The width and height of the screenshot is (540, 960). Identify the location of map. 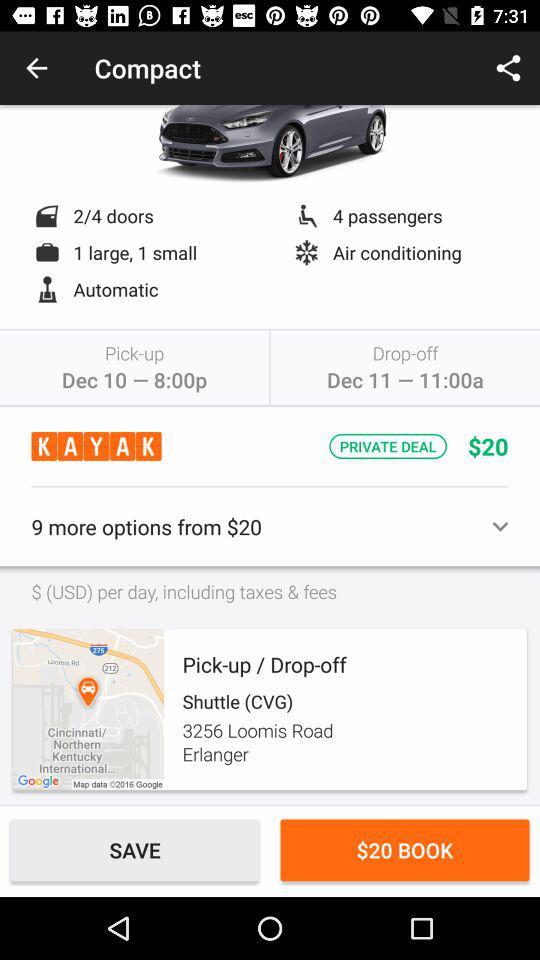
(87, 709).